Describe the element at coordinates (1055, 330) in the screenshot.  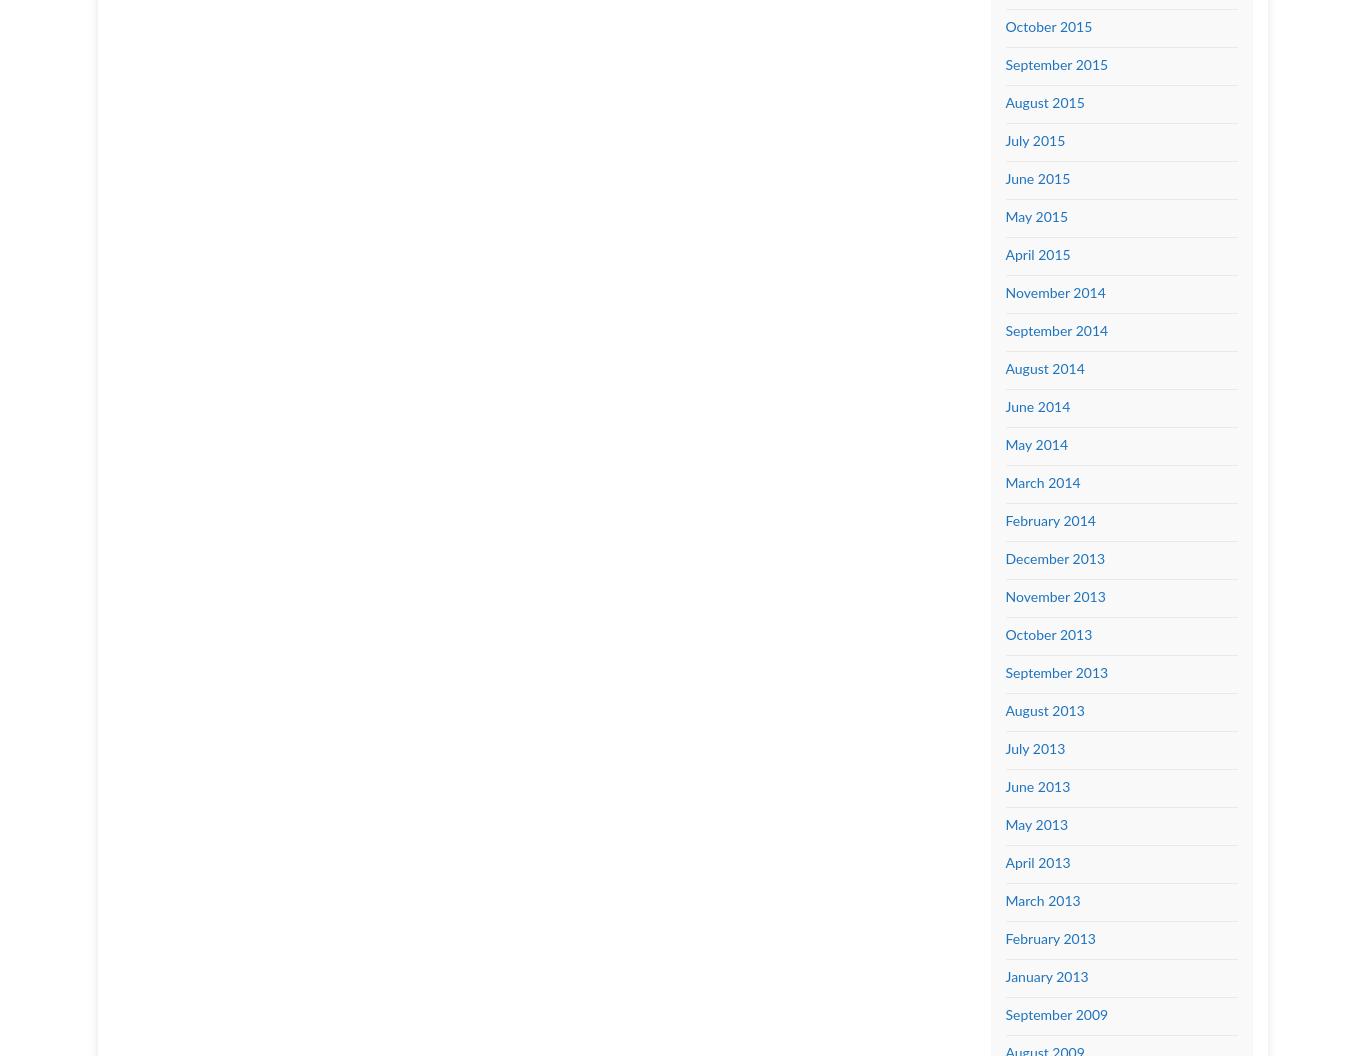
I see `'September 2014'` at that location.